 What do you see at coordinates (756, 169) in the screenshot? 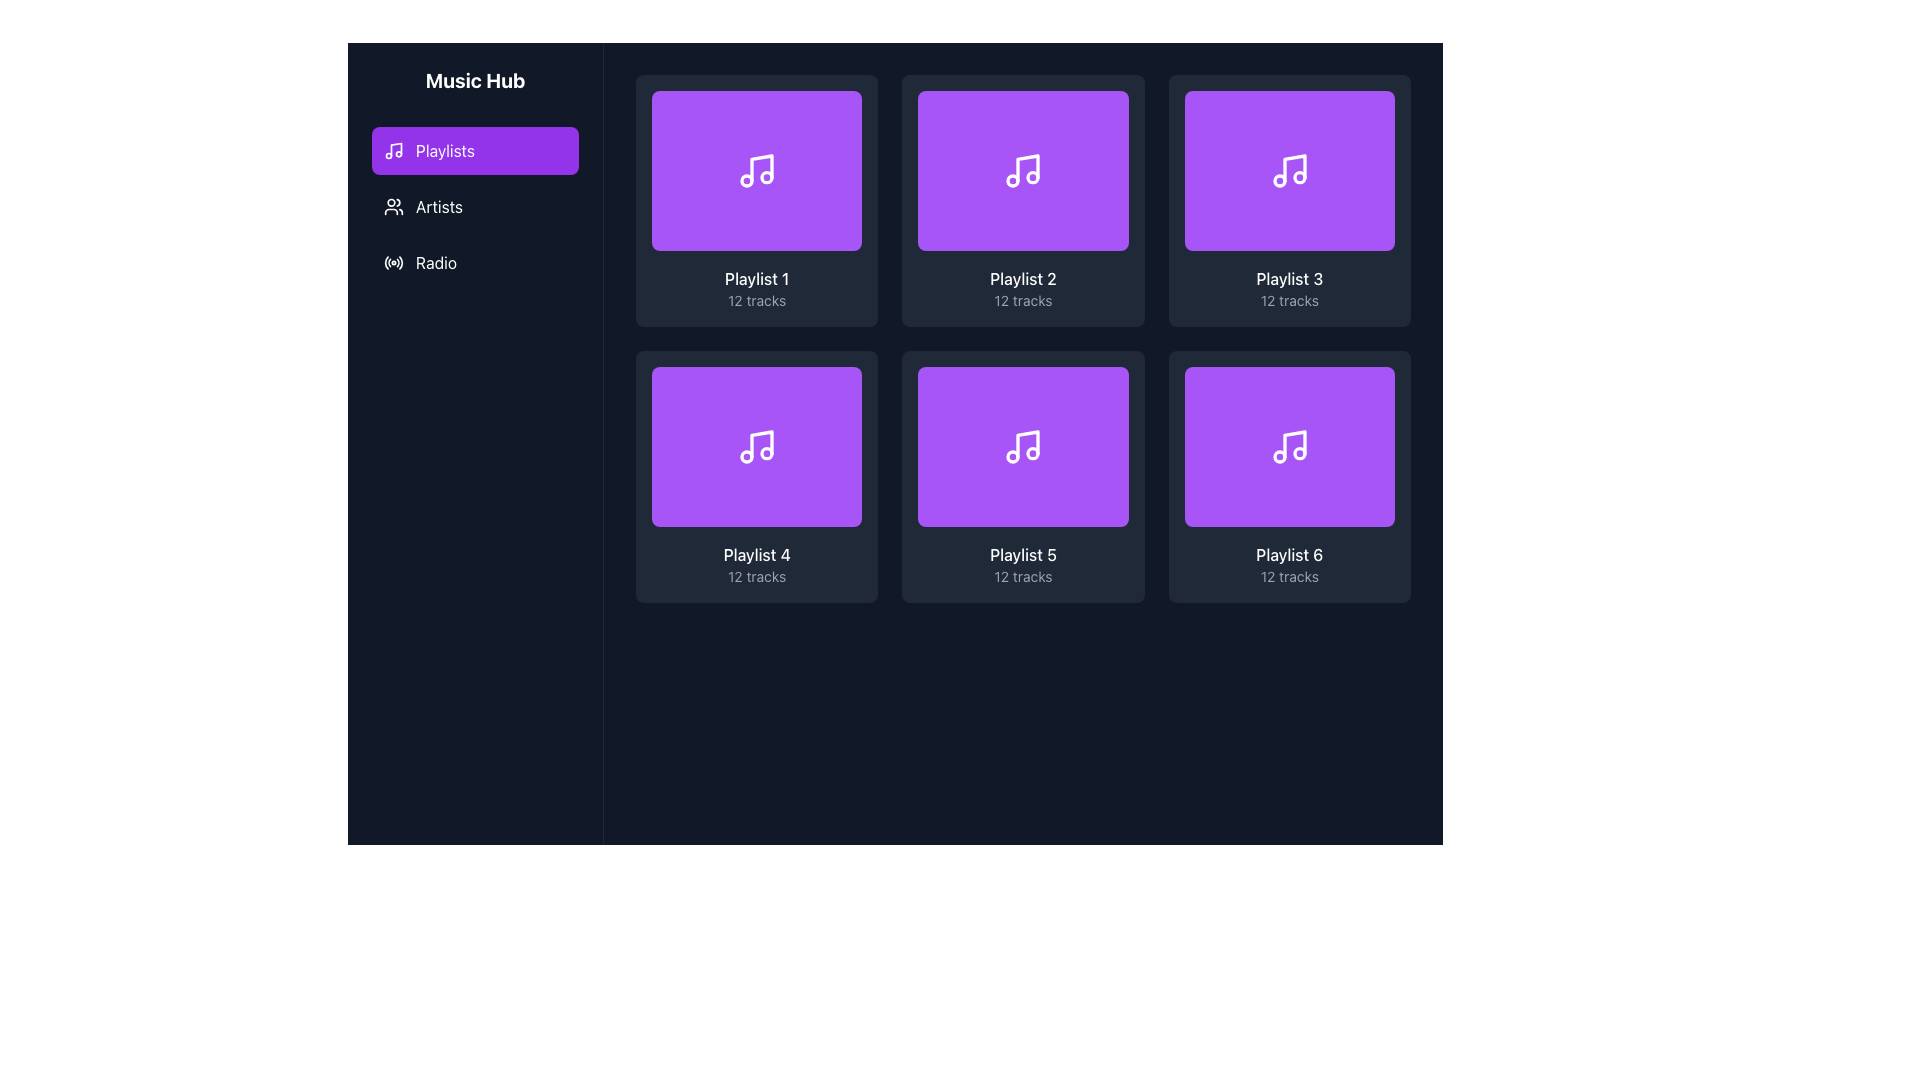
I see `the music note icon located in the top-left corner of the first playlist card labeled 'Playlist 1' in the music library interface for further interaction` at bounding box center [756, 169].